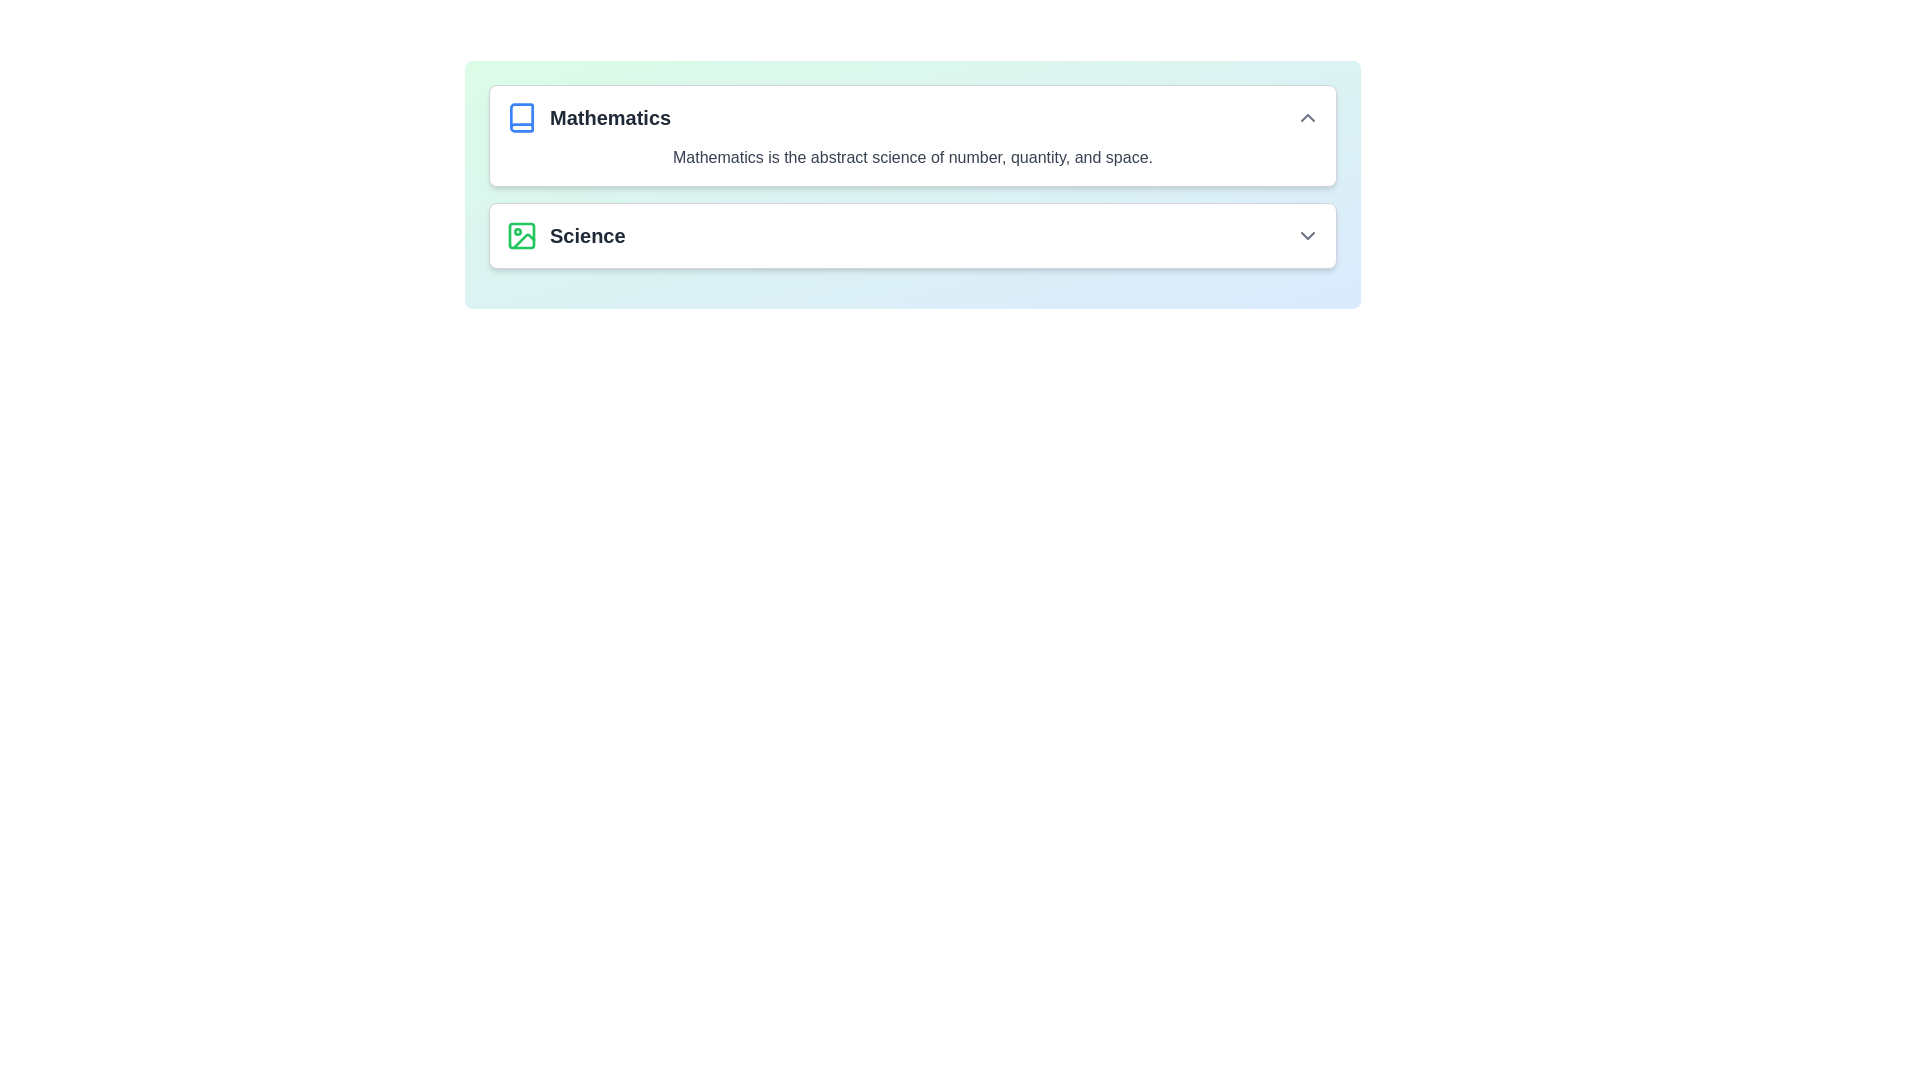  What do you see at coordinates (1308, 118) in the screenshot?
I see `the upward-pointing chevron icon located at the far-right end of the 'Mathematics' header section` at bounding box center [1308, 118].